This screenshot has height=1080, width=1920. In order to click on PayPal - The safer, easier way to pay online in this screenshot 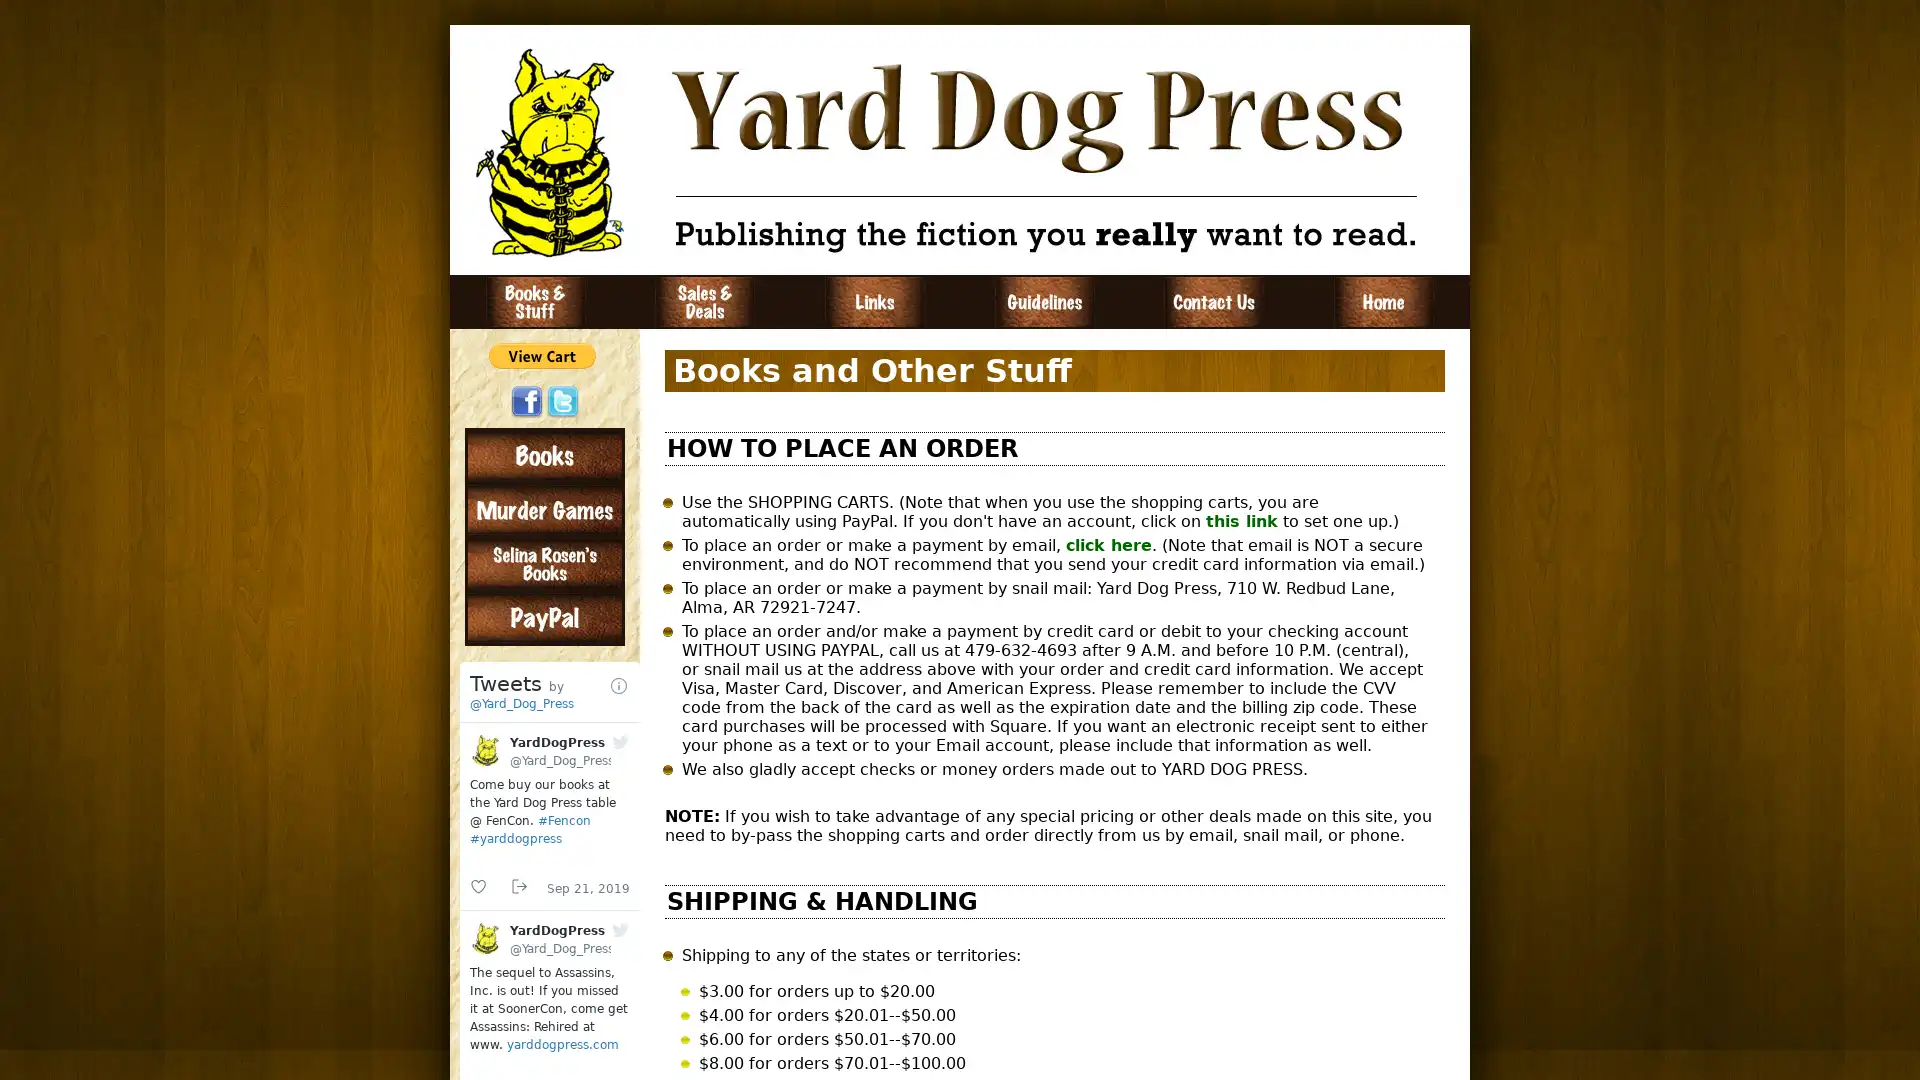, I will do `click(542, 354)`.